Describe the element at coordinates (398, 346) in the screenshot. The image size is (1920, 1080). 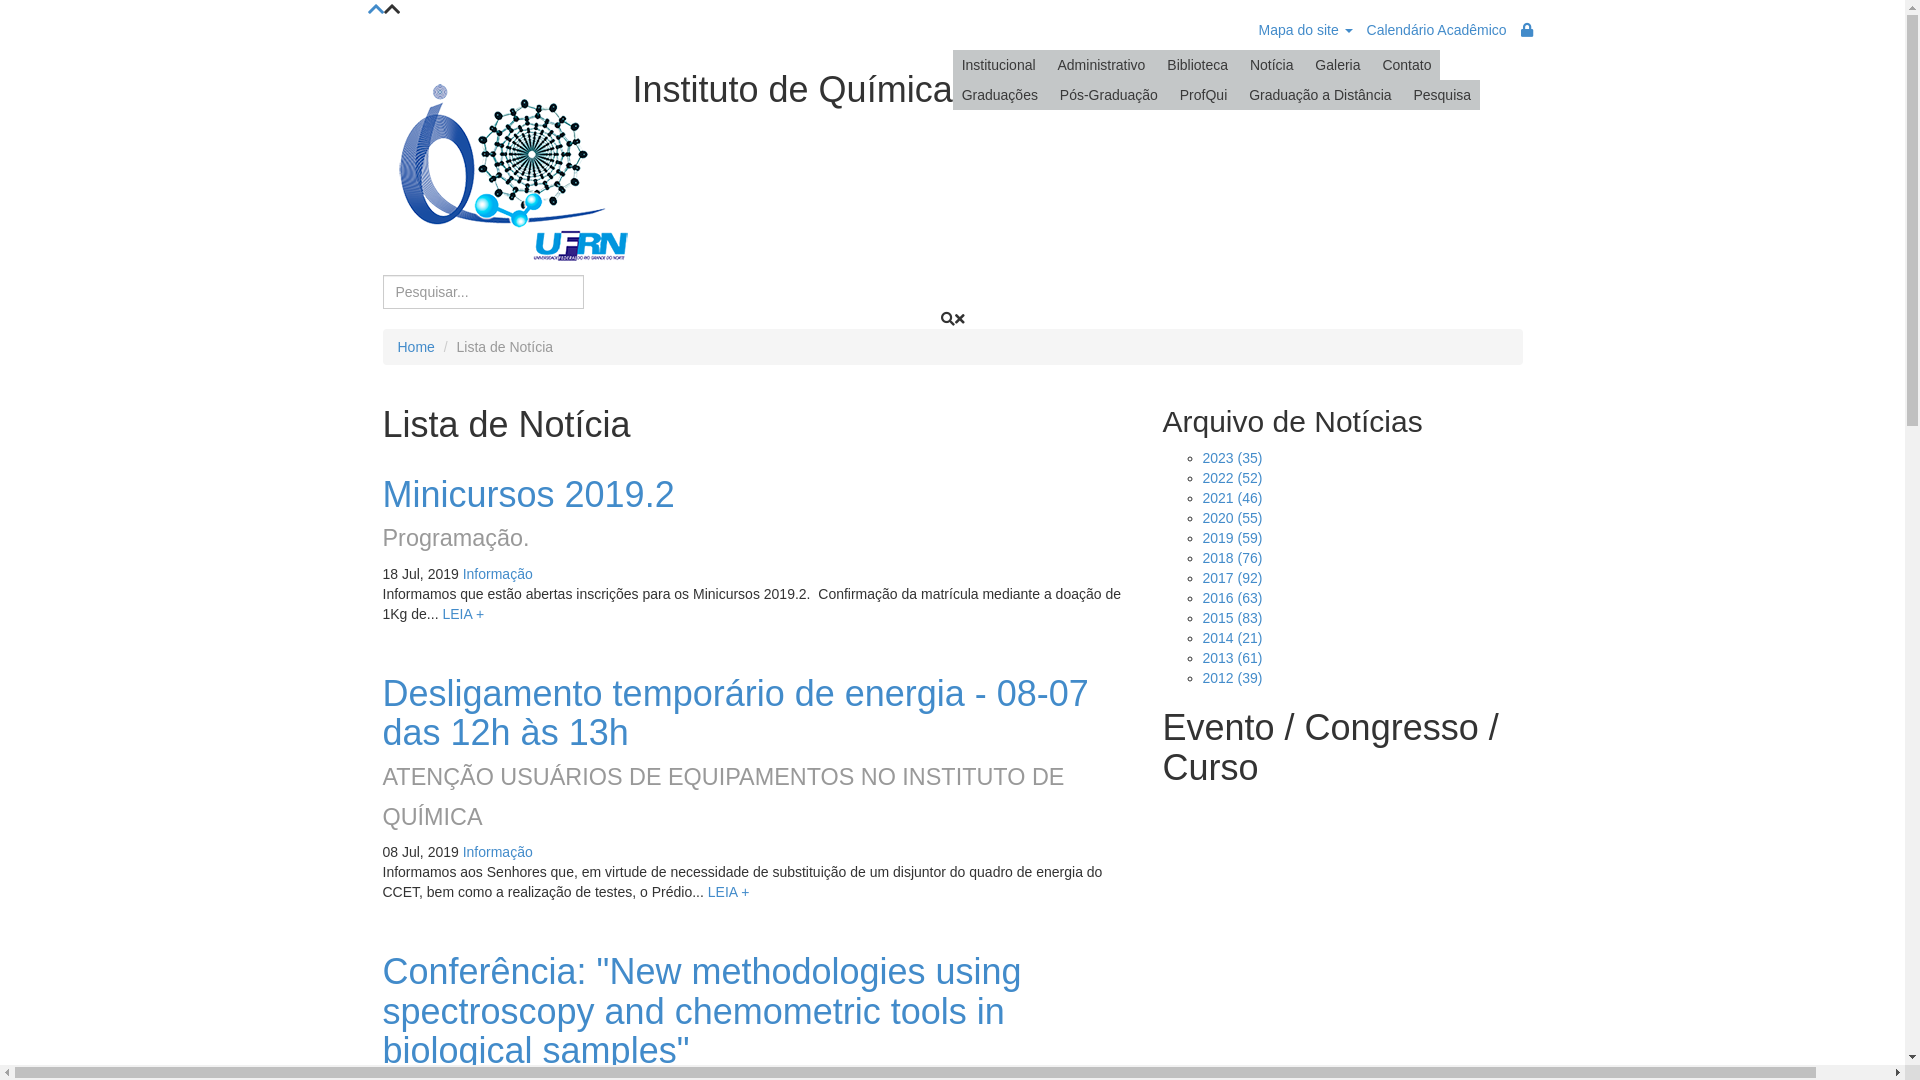
I see `'Home'` at that location.